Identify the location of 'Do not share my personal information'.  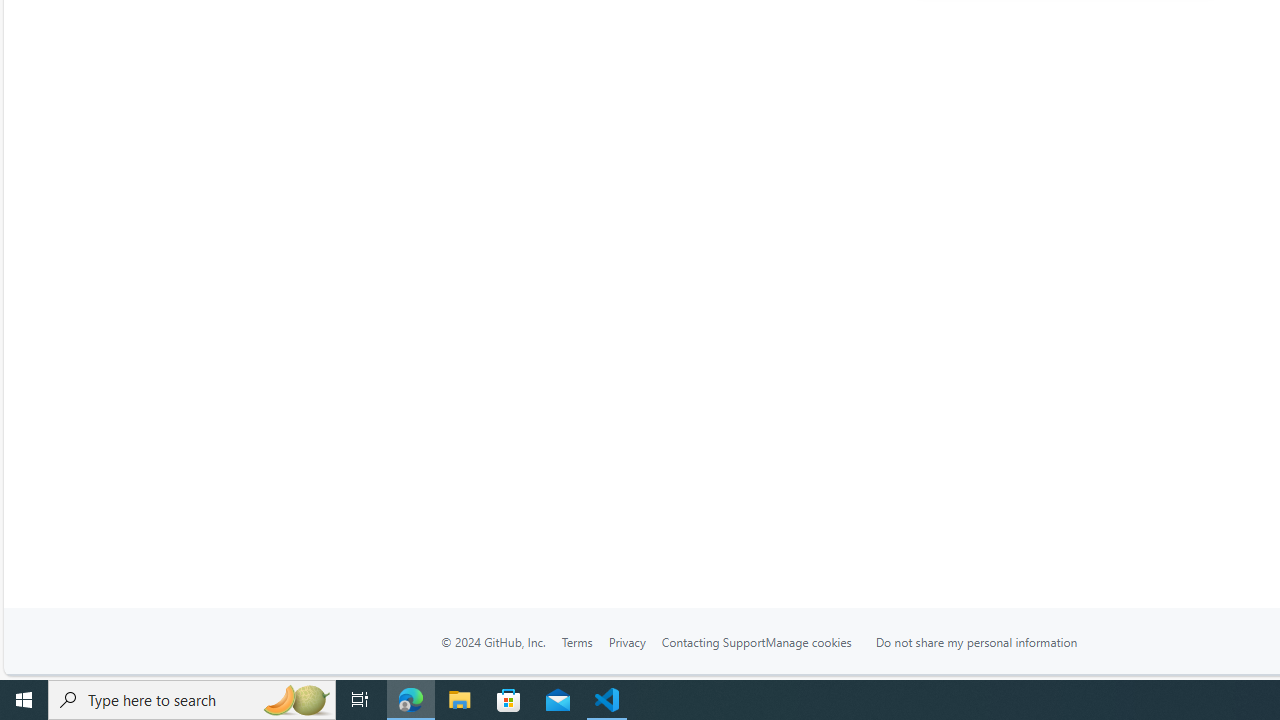
(976, 641).